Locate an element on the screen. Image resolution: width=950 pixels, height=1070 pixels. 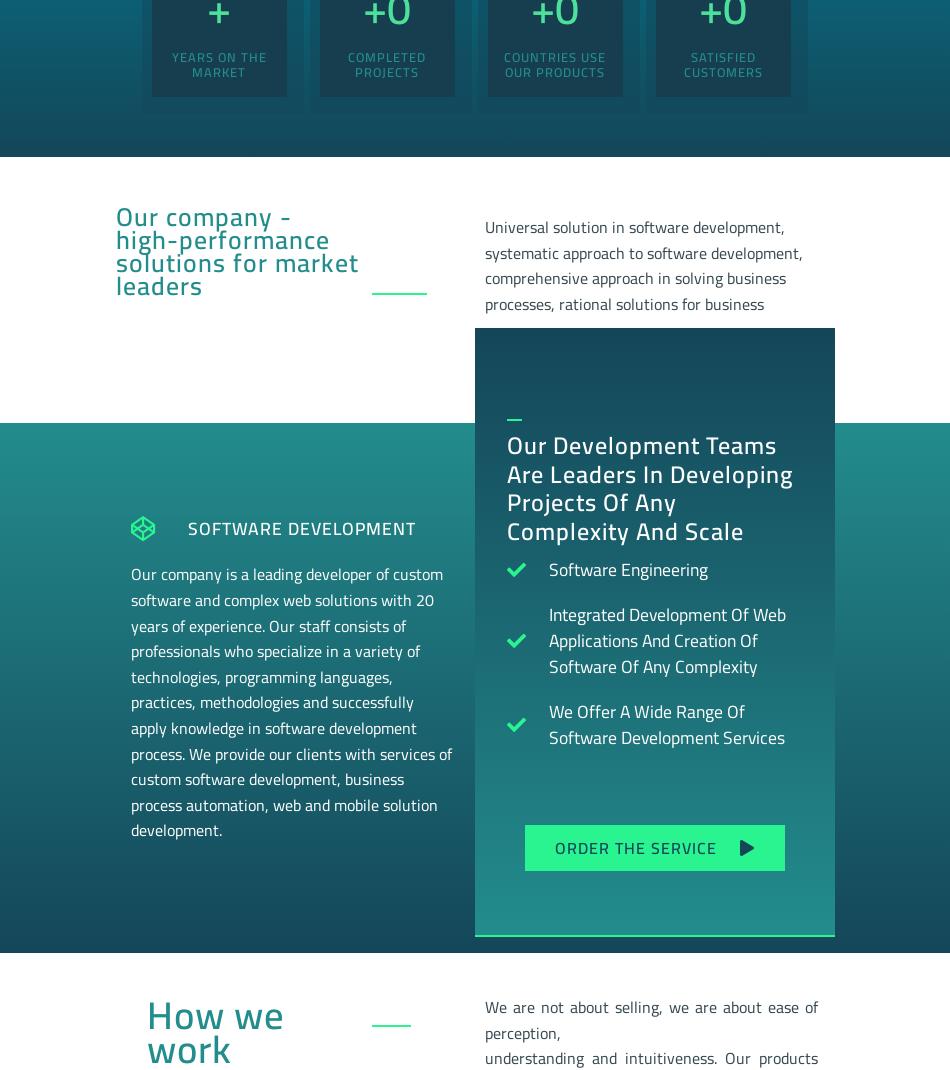
'Our company - high-performance solutions for market leaders' is located at coordinates (115, 250).